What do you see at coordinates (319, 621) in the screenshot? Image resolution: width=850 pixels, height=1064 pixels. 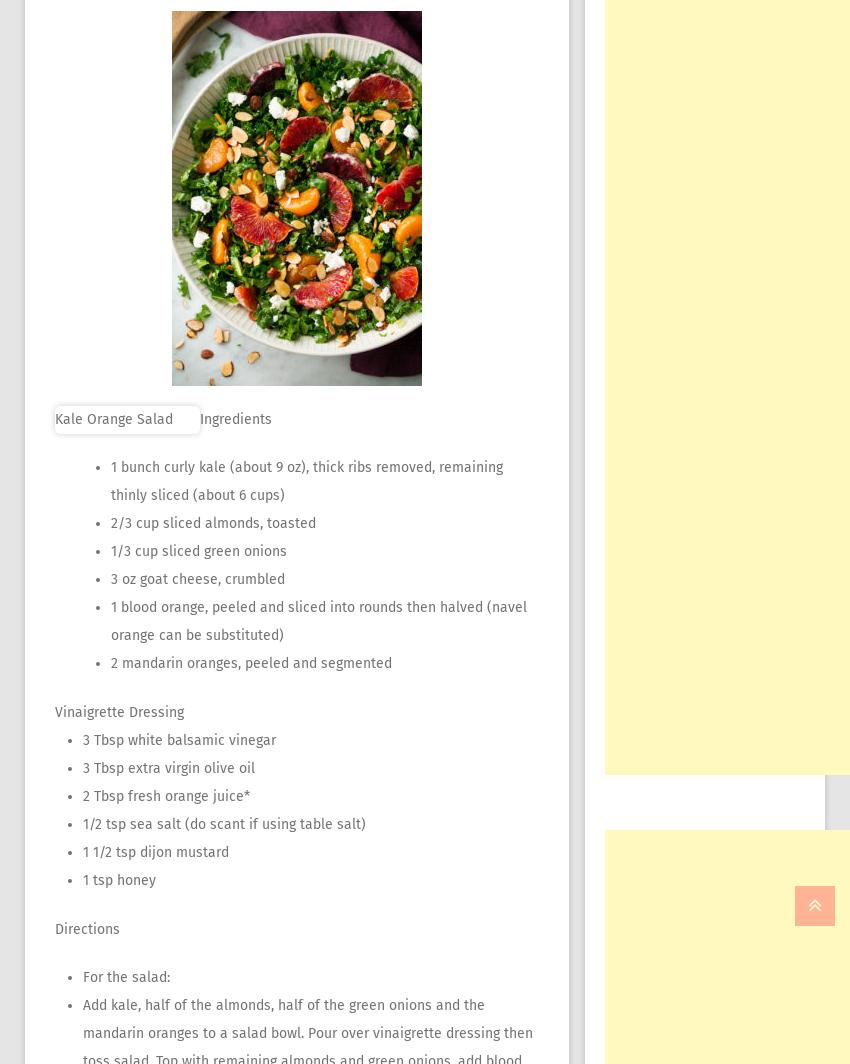 I see `'1 blood orange, peeled and sliced into rounds then halved (navel orange can be substituted)'` at bounding box center [319, 621].